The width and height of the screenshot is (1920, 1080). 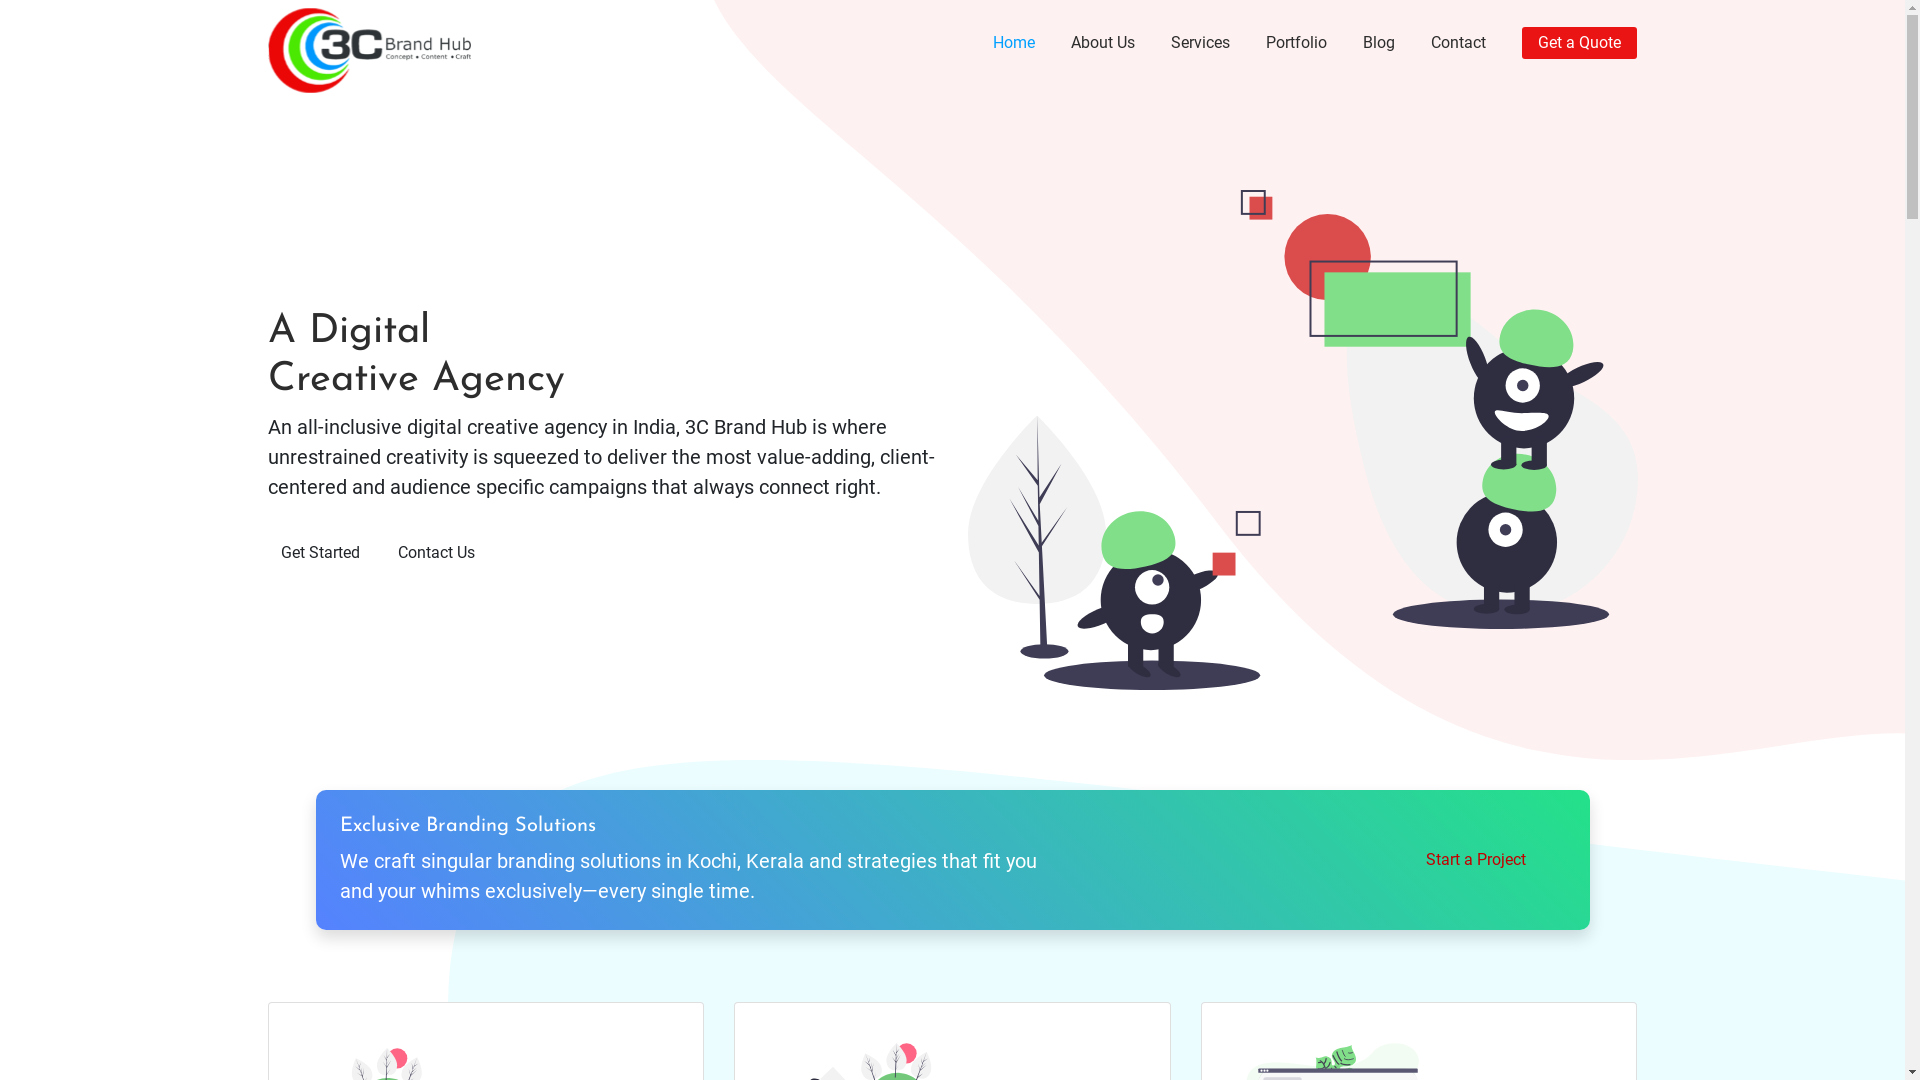 What do you see at coordinates (434, 552) in the screenshot?
I see `'Contact Us'` at bounding box center [434, 552].